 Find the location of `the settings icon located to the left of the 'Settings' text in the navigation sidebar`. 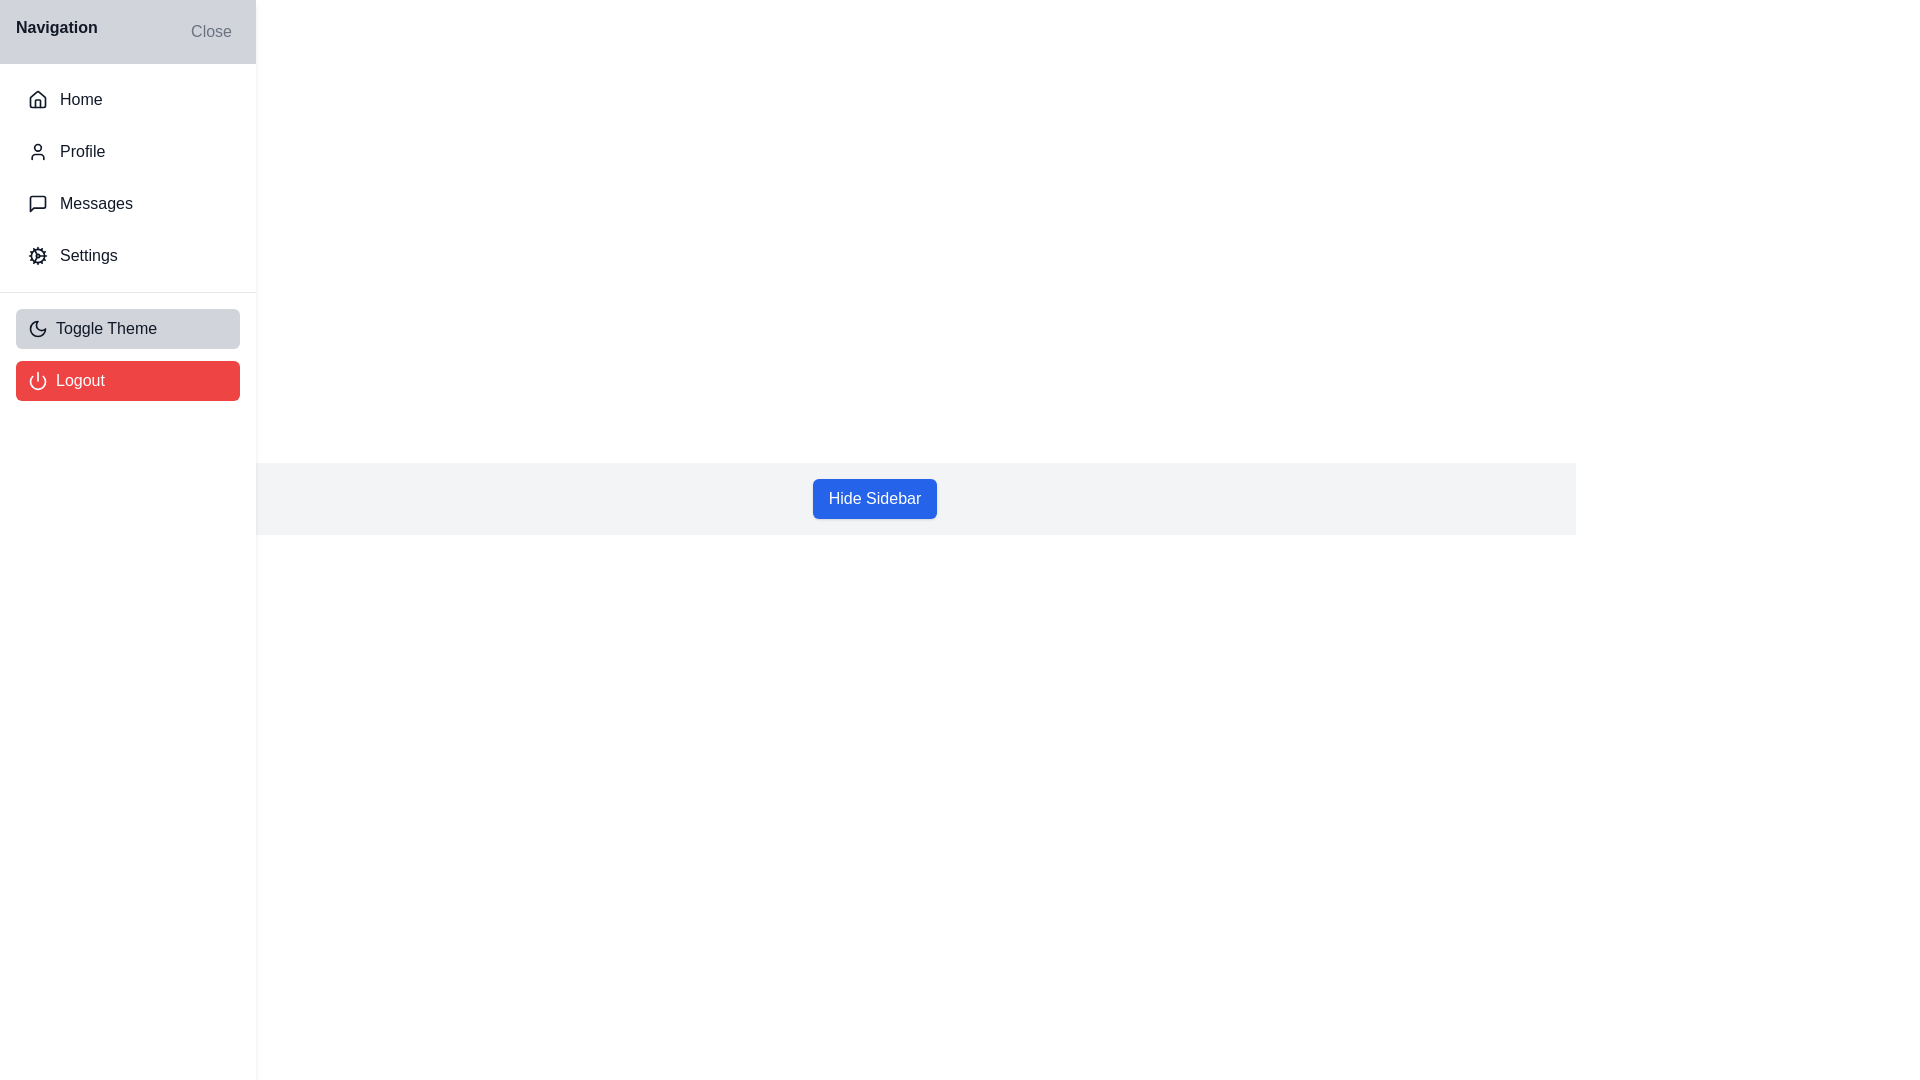

the settings icon located to the left of the 'Settings' text in the navigation sidebar is located at coordinates (38, 254).